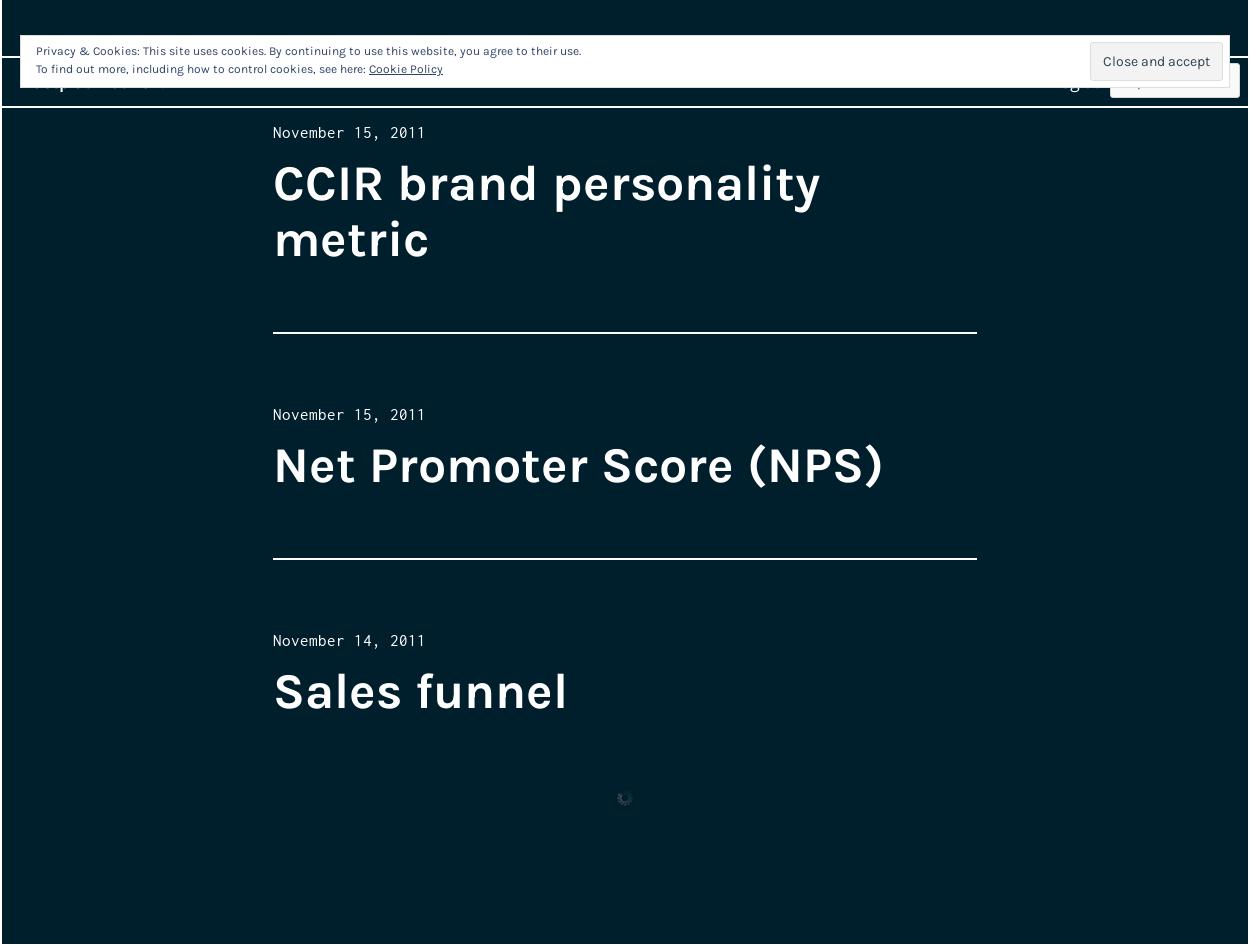  Describe the element at coordinates (308, 50) in the screenshot. I see `'Privacy & Cookies: This site uses cookies. By continuing to use this website, you agree to their use.'` at that location.